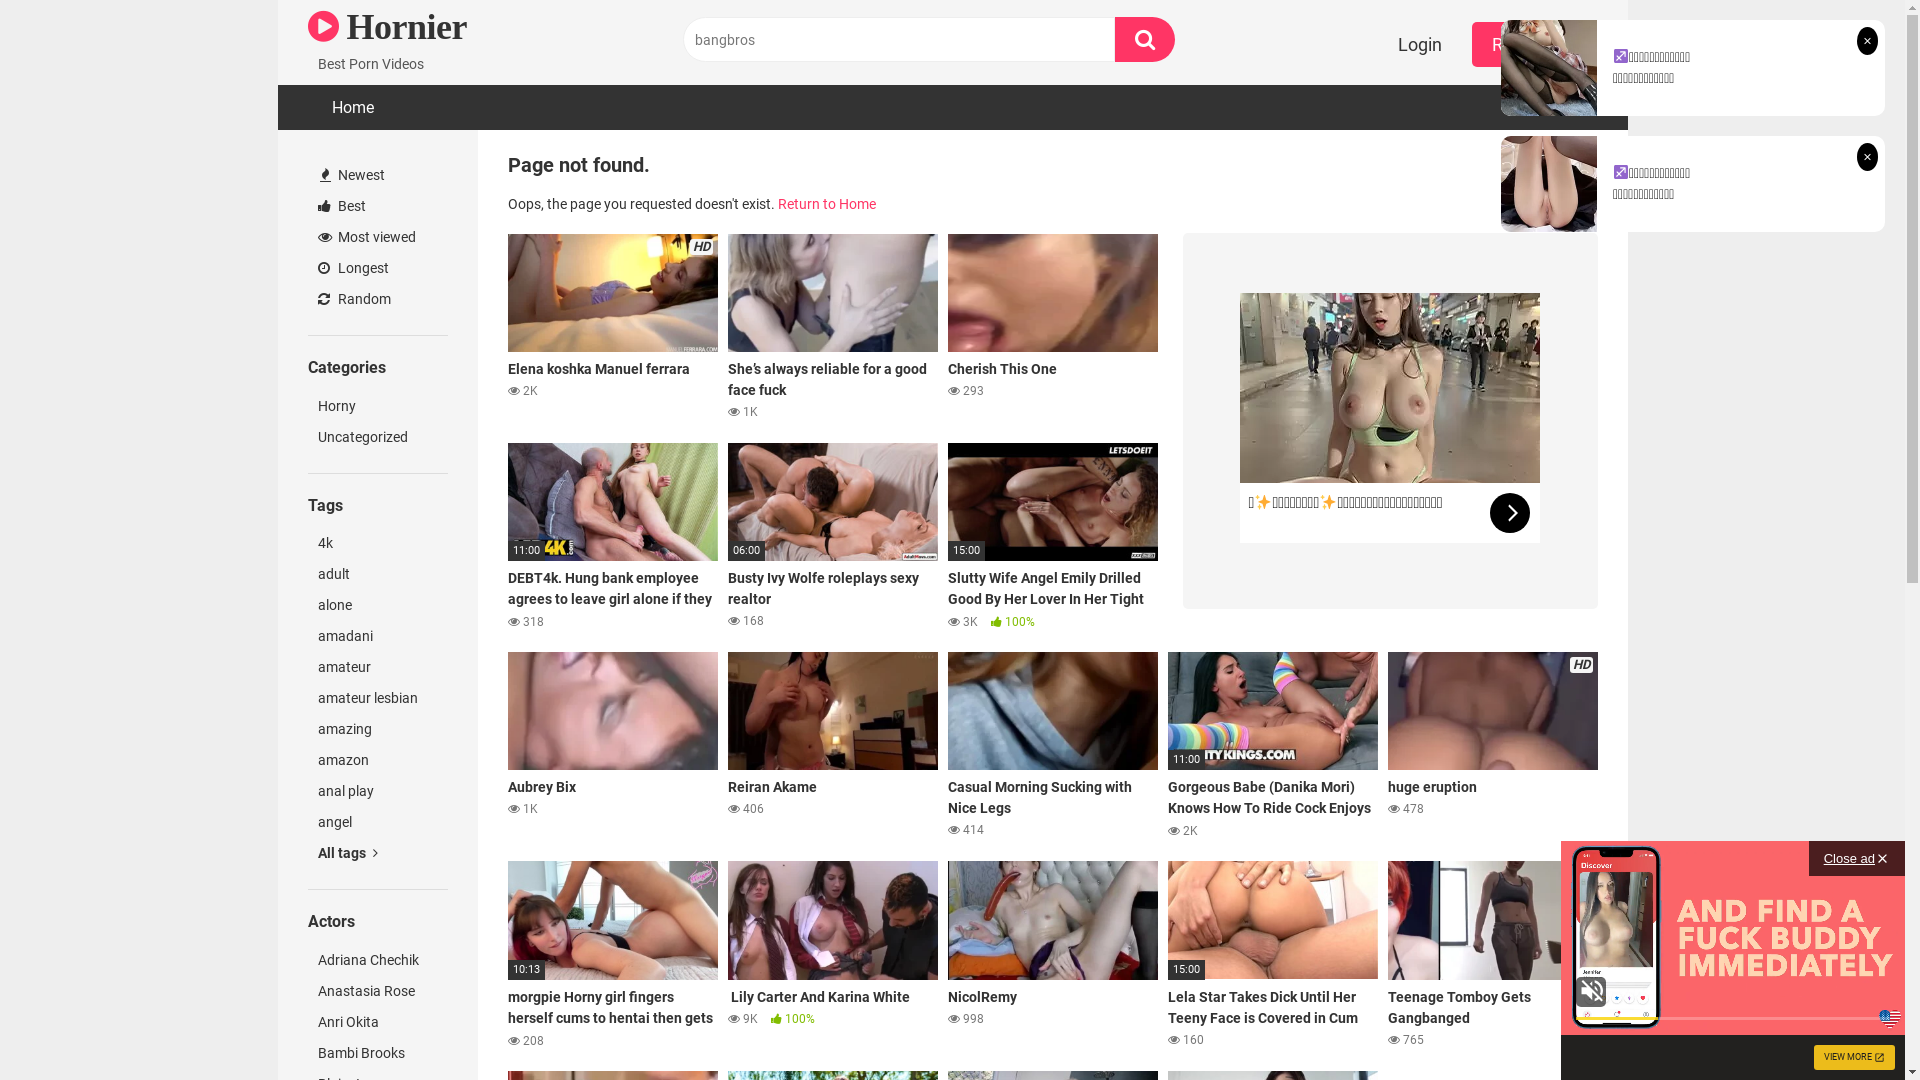 The height and width of the screenshot is (1080, 1920). I want to click on '06:00, so click(833, 535).